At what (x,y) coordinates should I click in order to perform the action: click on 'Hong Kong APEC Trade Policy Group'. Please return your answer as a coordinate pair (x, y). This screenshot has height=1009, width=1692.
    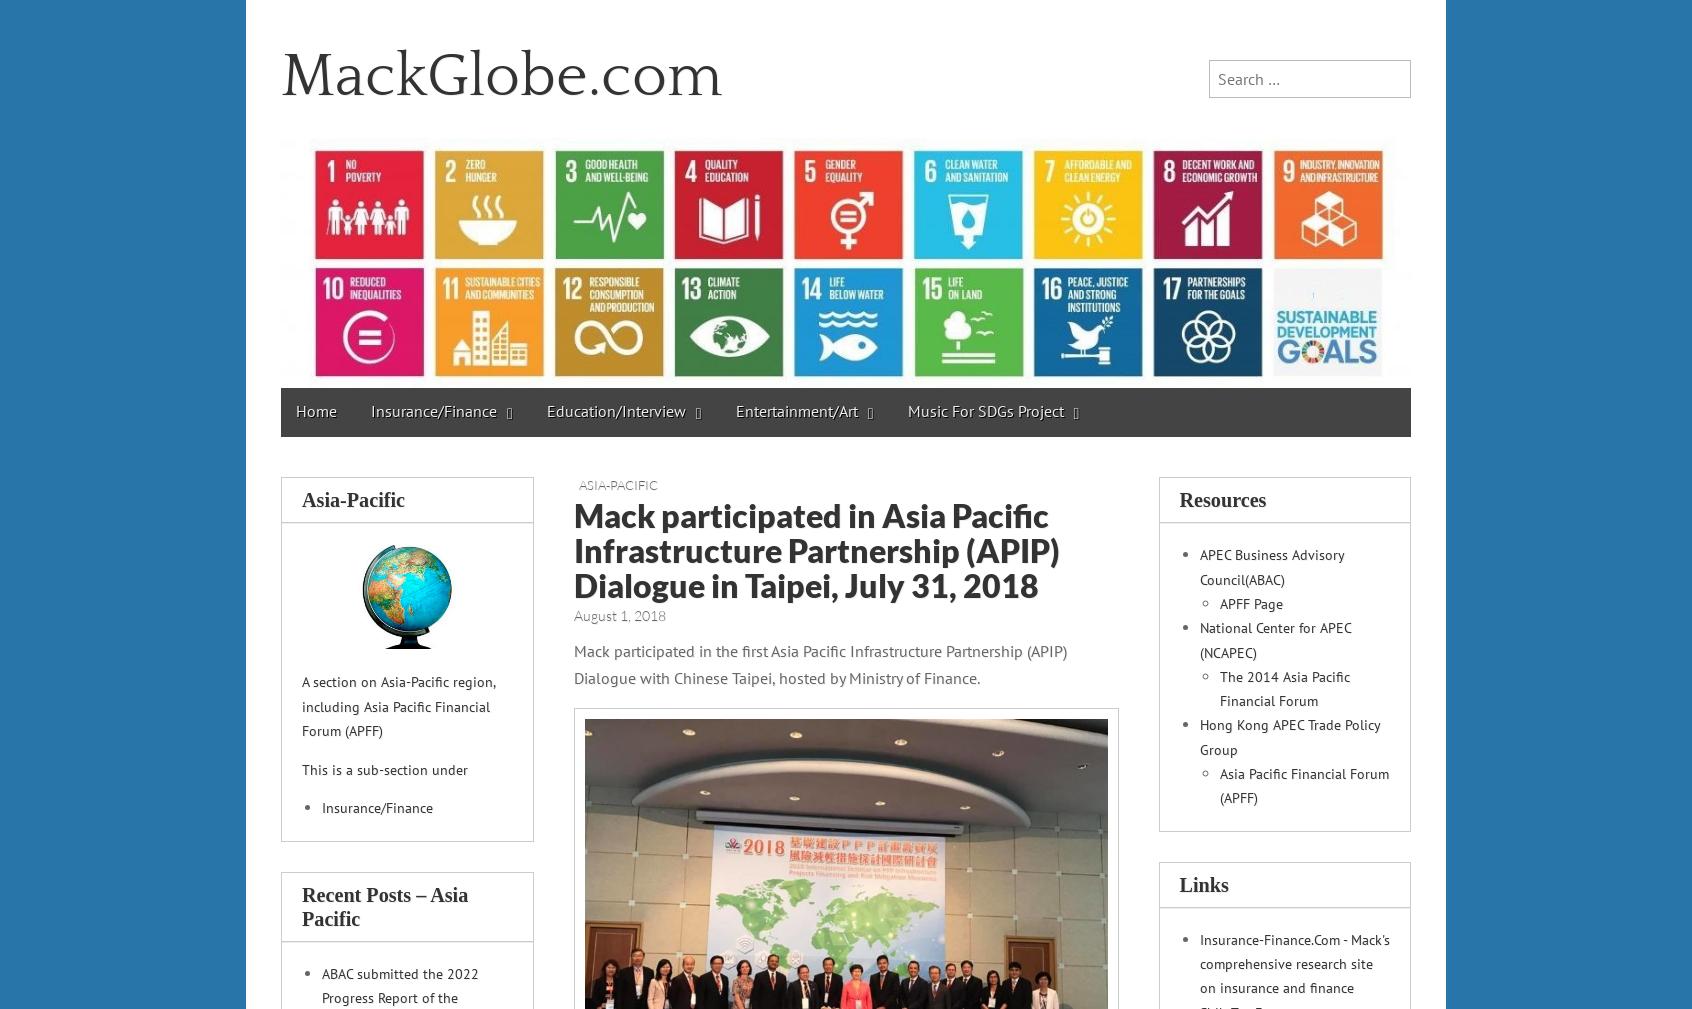
    Looking at the image, I should click on (1287, 736).